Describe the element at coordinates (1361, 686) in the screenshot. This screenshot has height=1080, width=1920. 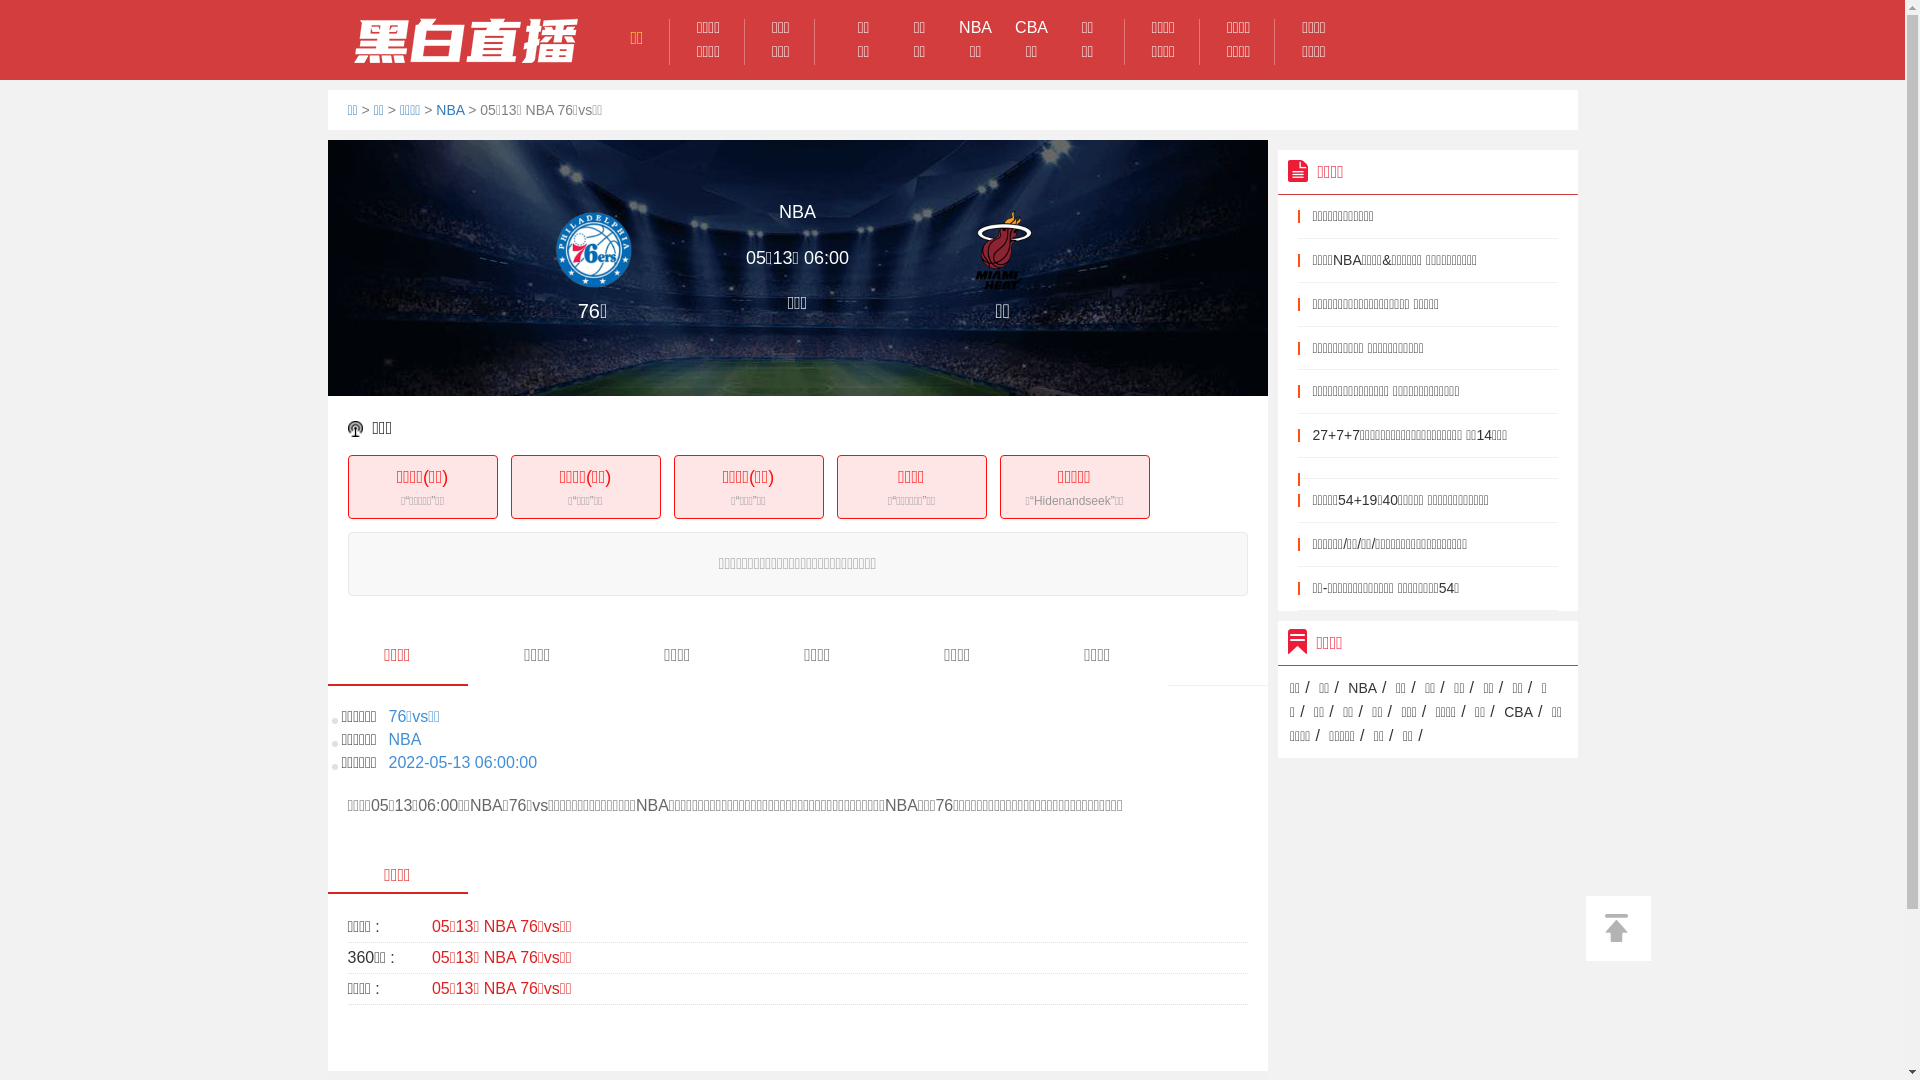
I see `'NBA'` at that location.